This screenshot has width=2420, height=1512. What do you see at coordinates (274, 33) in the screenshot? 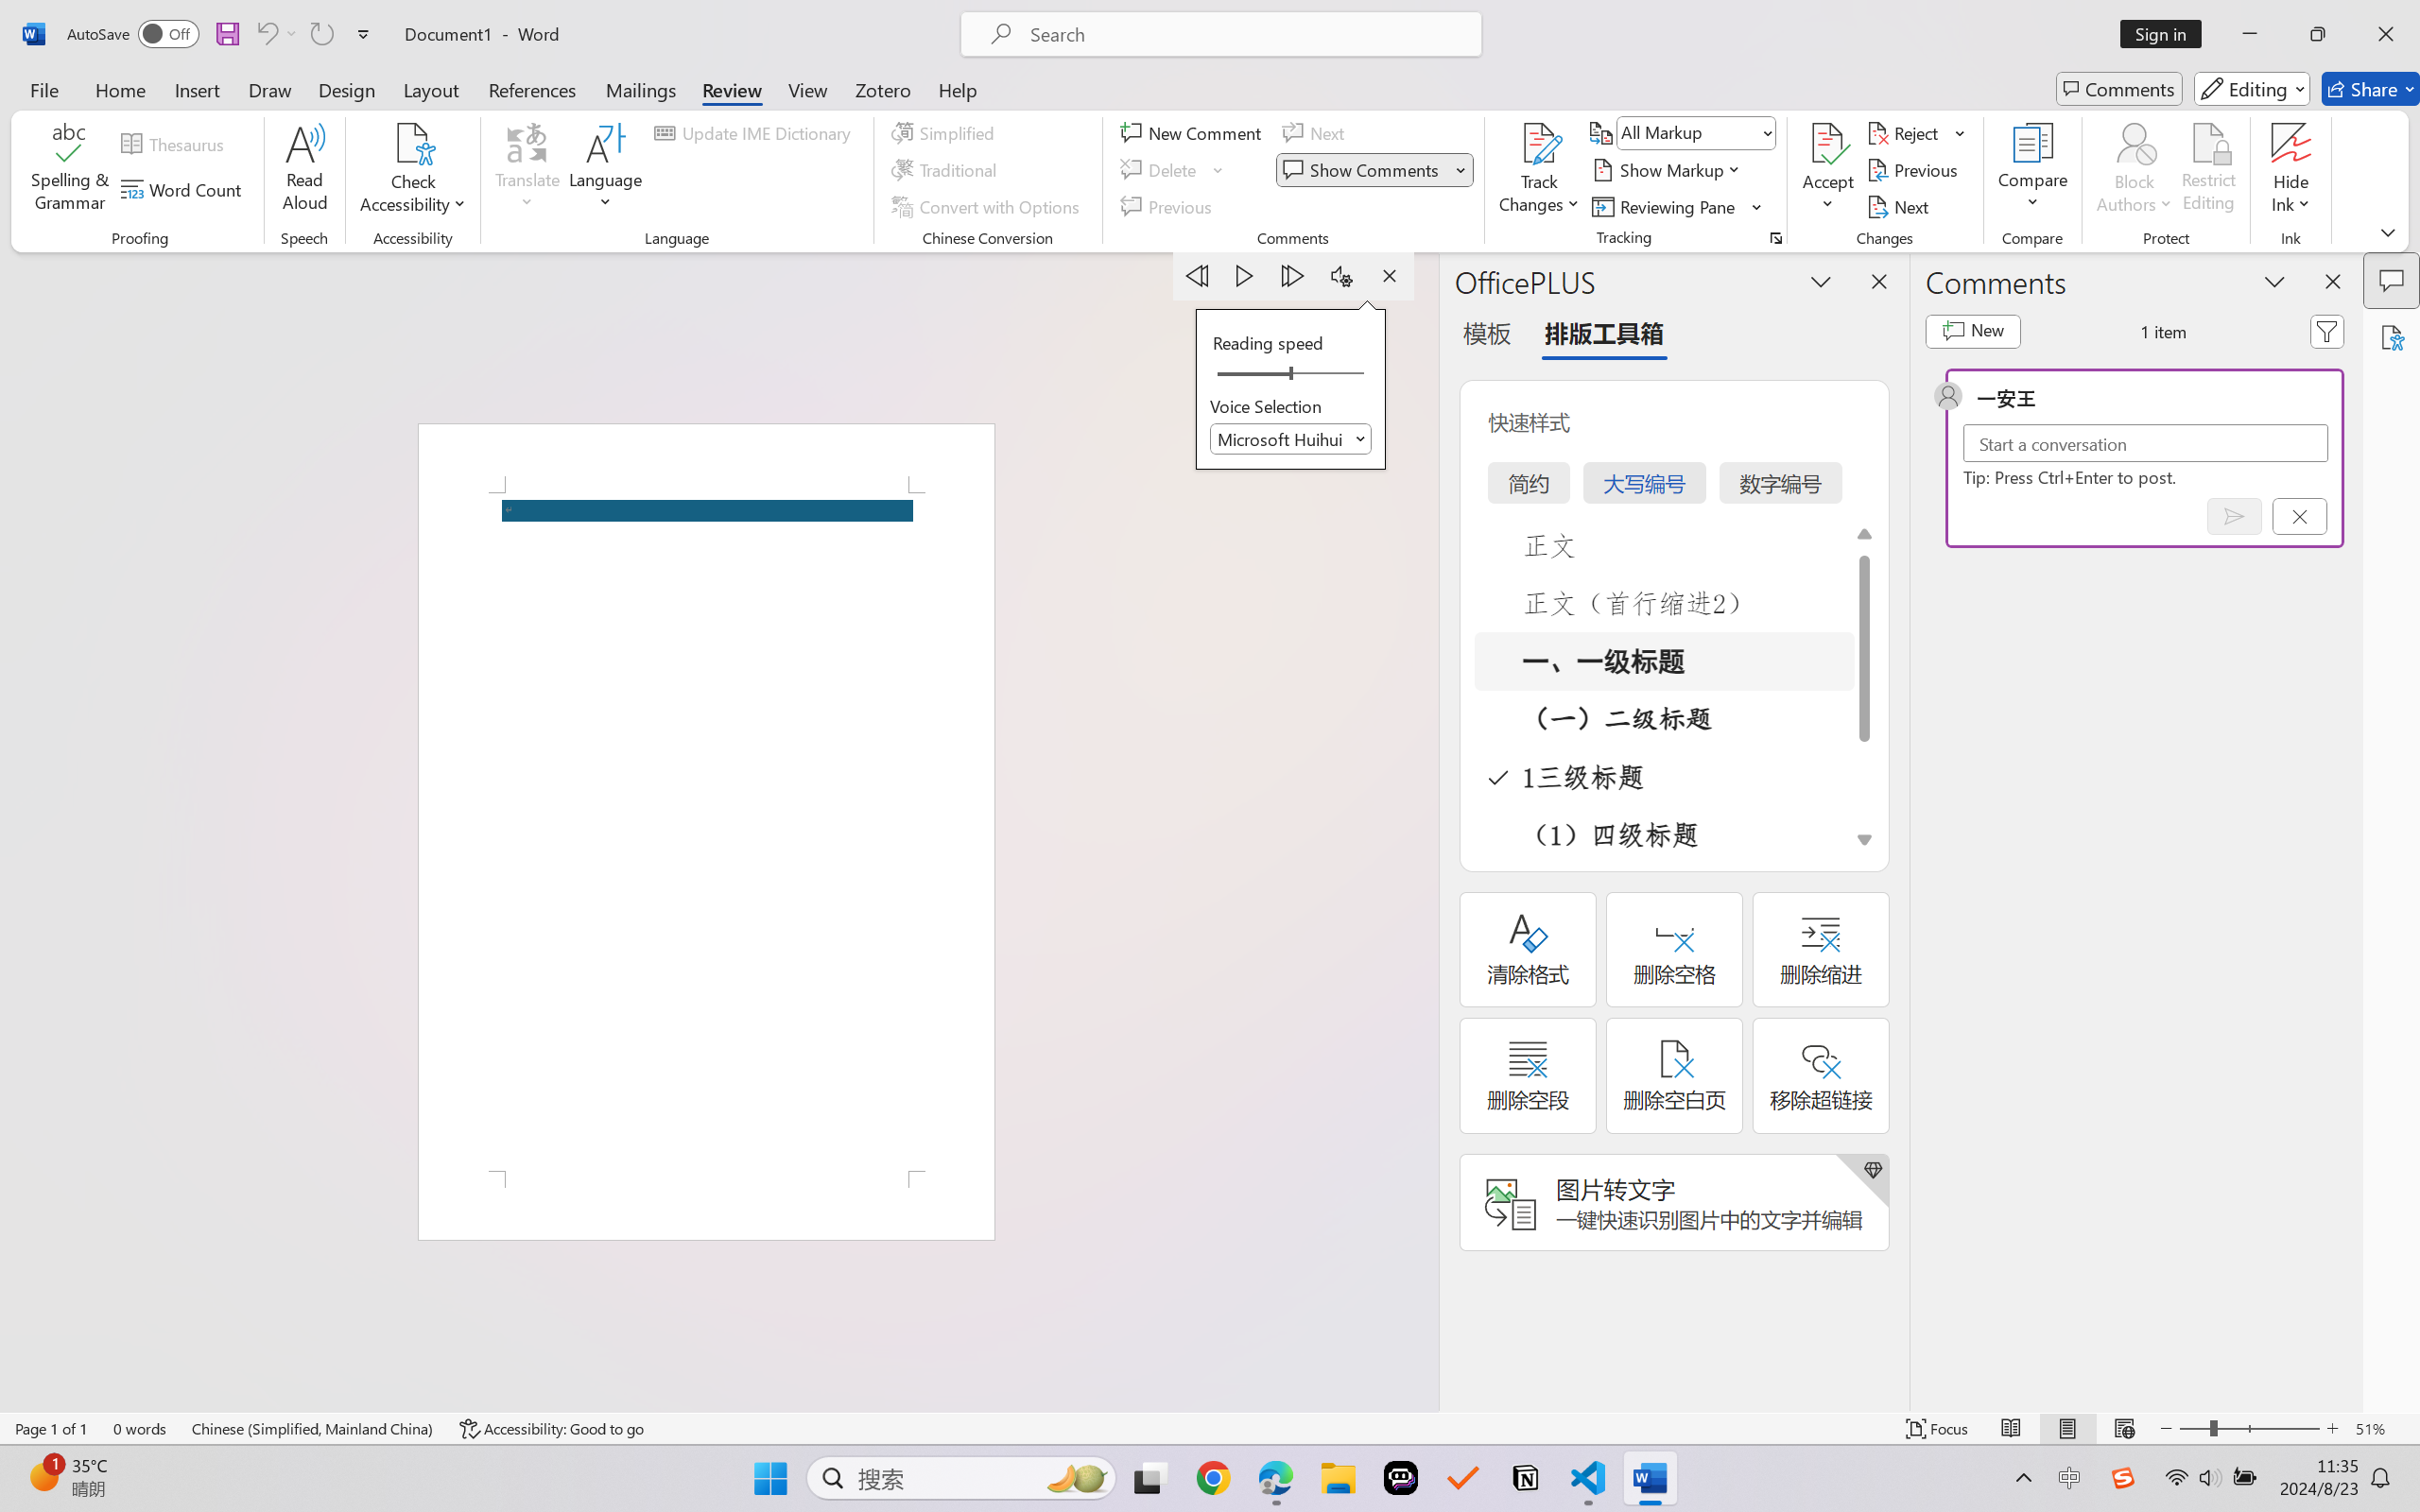
I see `'Undo Apply Quick Style Set'` at bounding box center [274, 33].